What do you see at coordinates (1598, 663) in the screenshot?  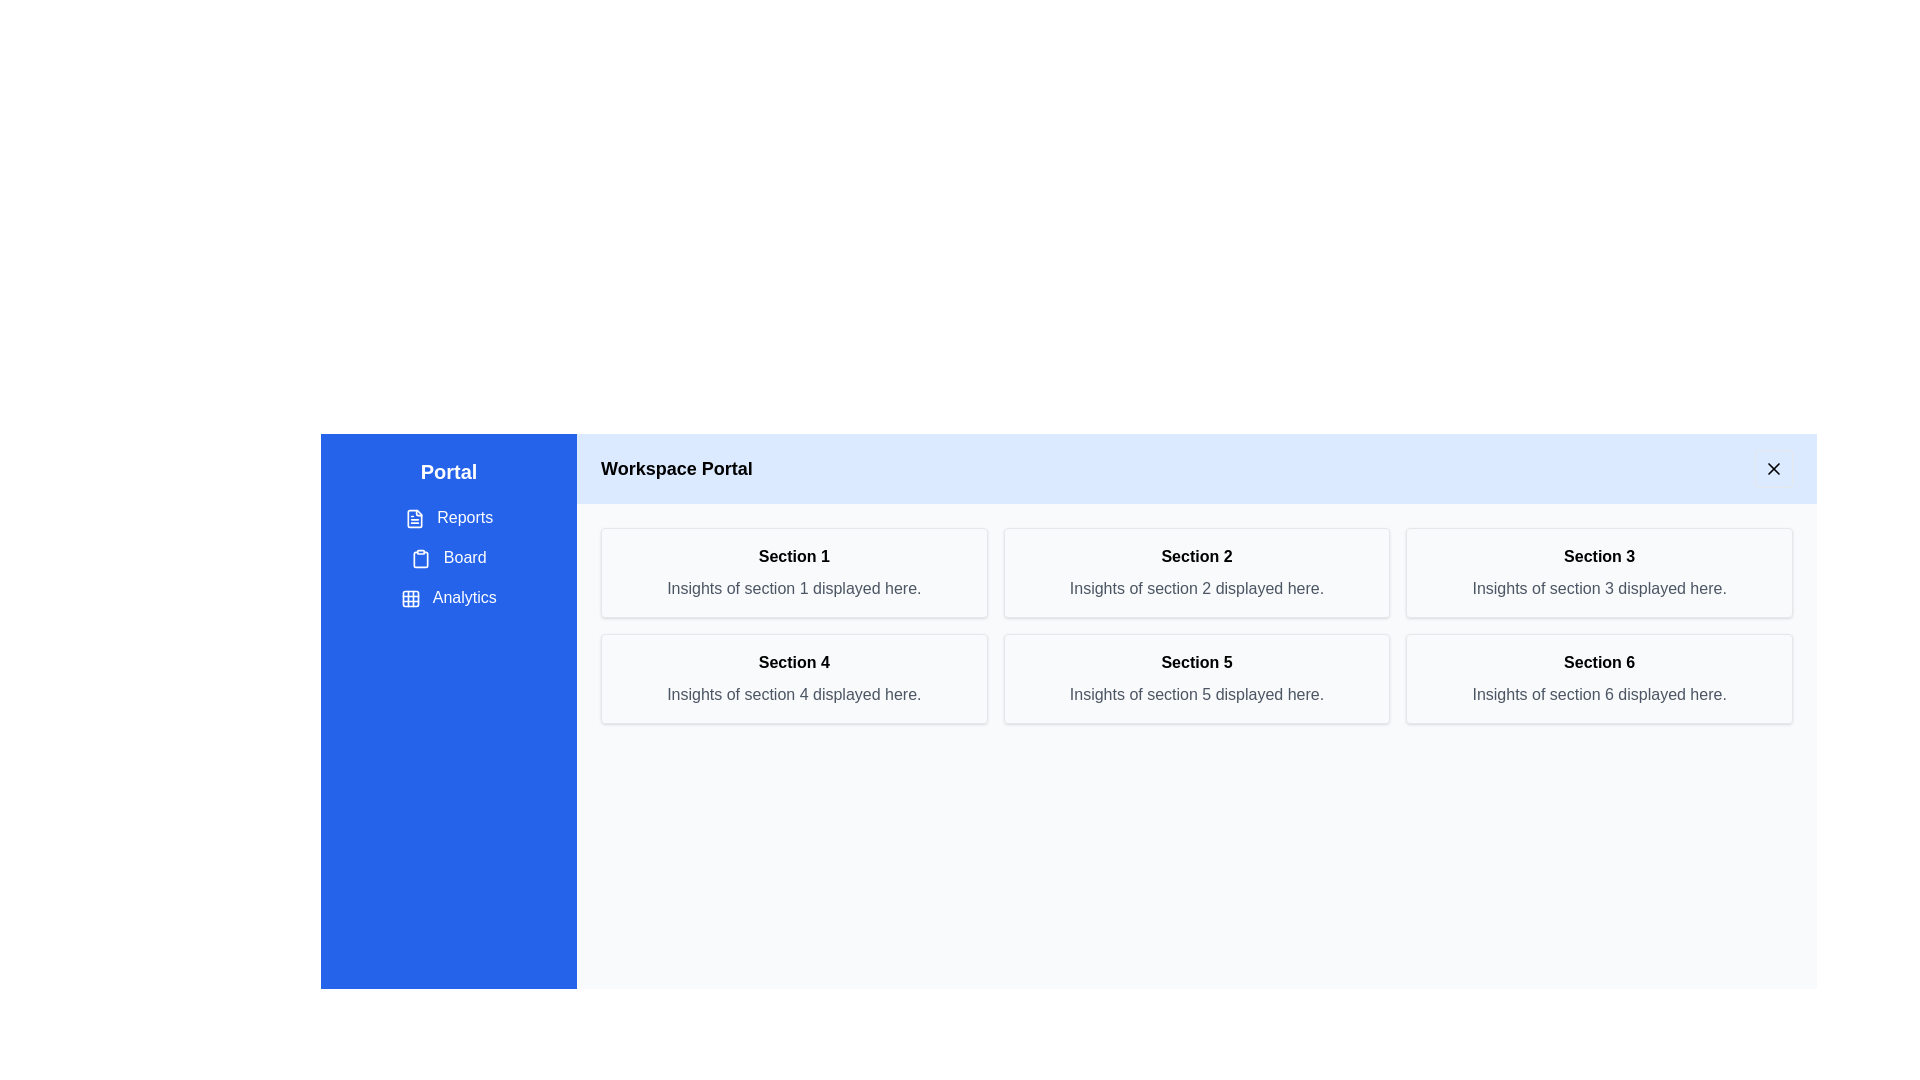 I see `the bold text label displaying 'Section 6' located at the top-center of the bottom-right card in the grid layout` at bounding box center [1598, 663].